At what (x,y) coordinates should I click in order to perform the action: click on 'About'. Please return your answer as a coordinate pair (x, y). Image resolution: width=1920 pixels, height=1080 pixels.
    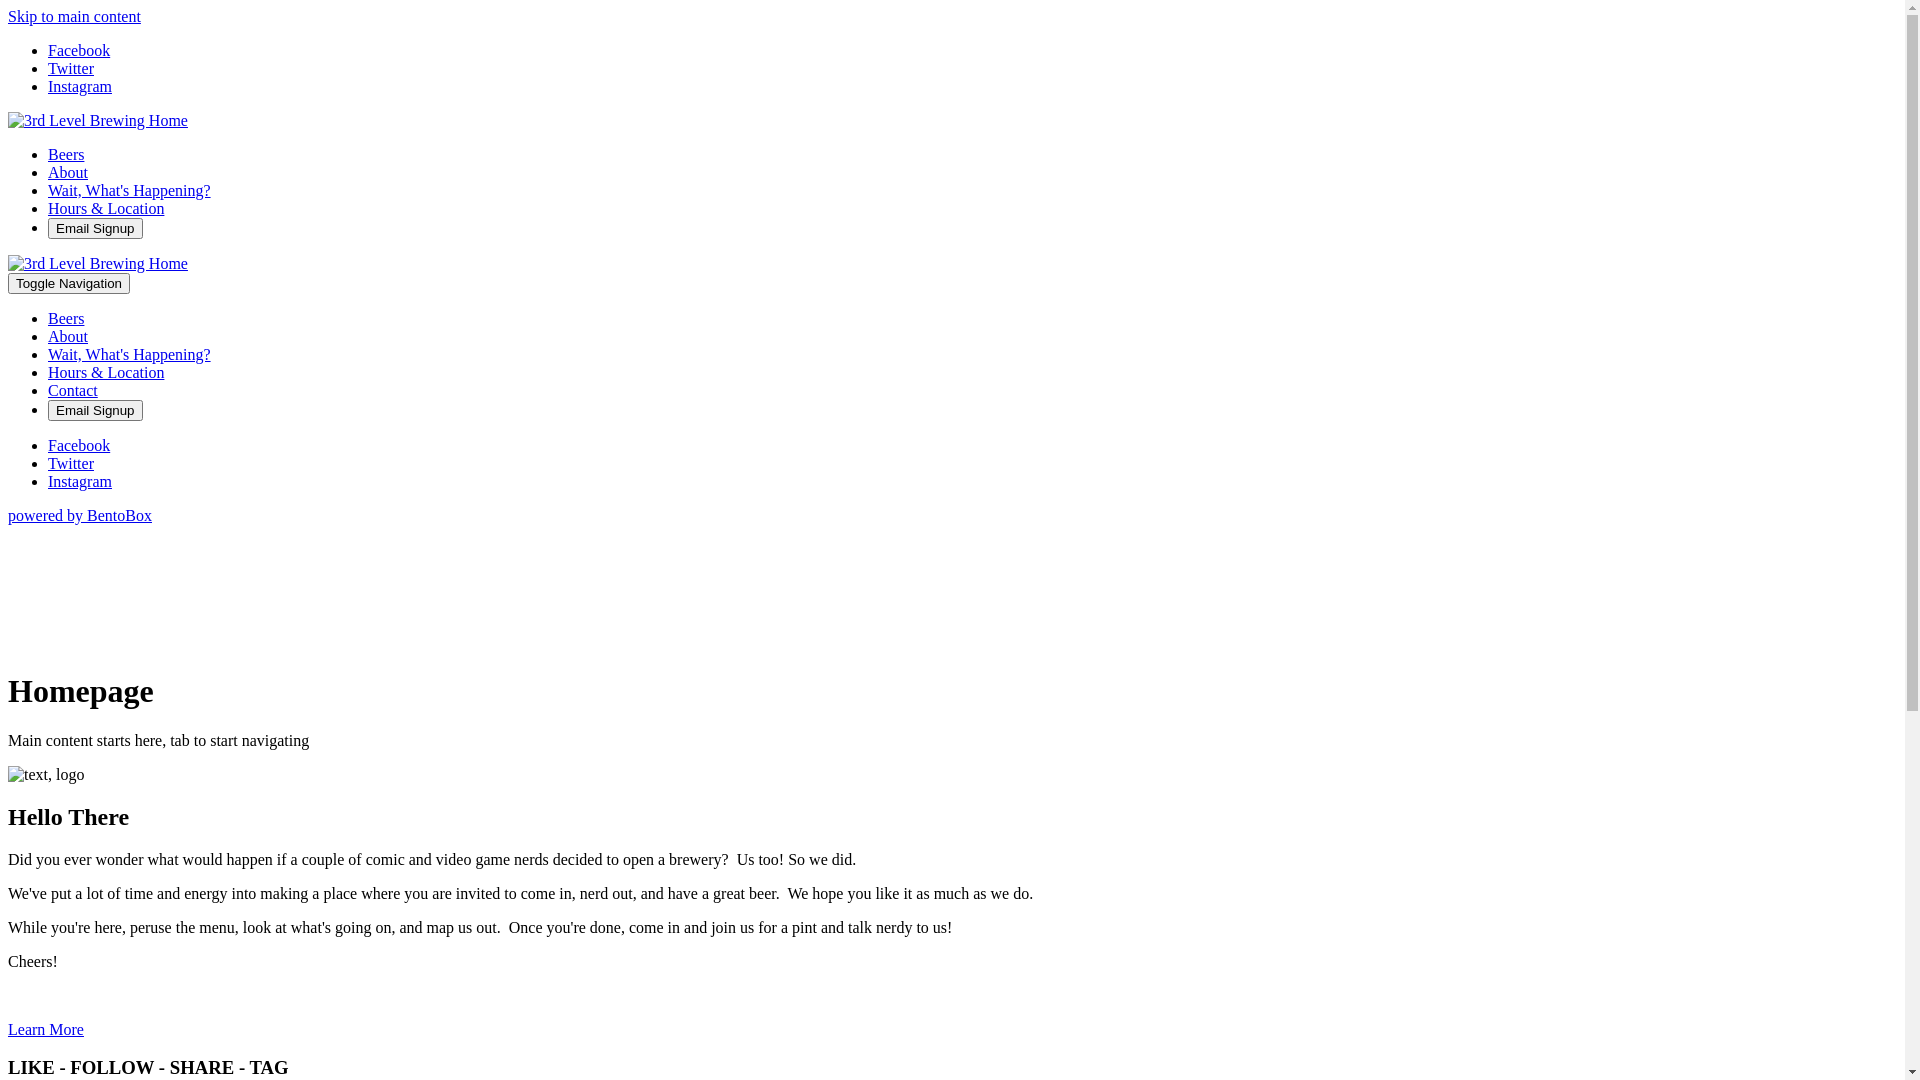
    Looking at the image, I should click on (48, 335).